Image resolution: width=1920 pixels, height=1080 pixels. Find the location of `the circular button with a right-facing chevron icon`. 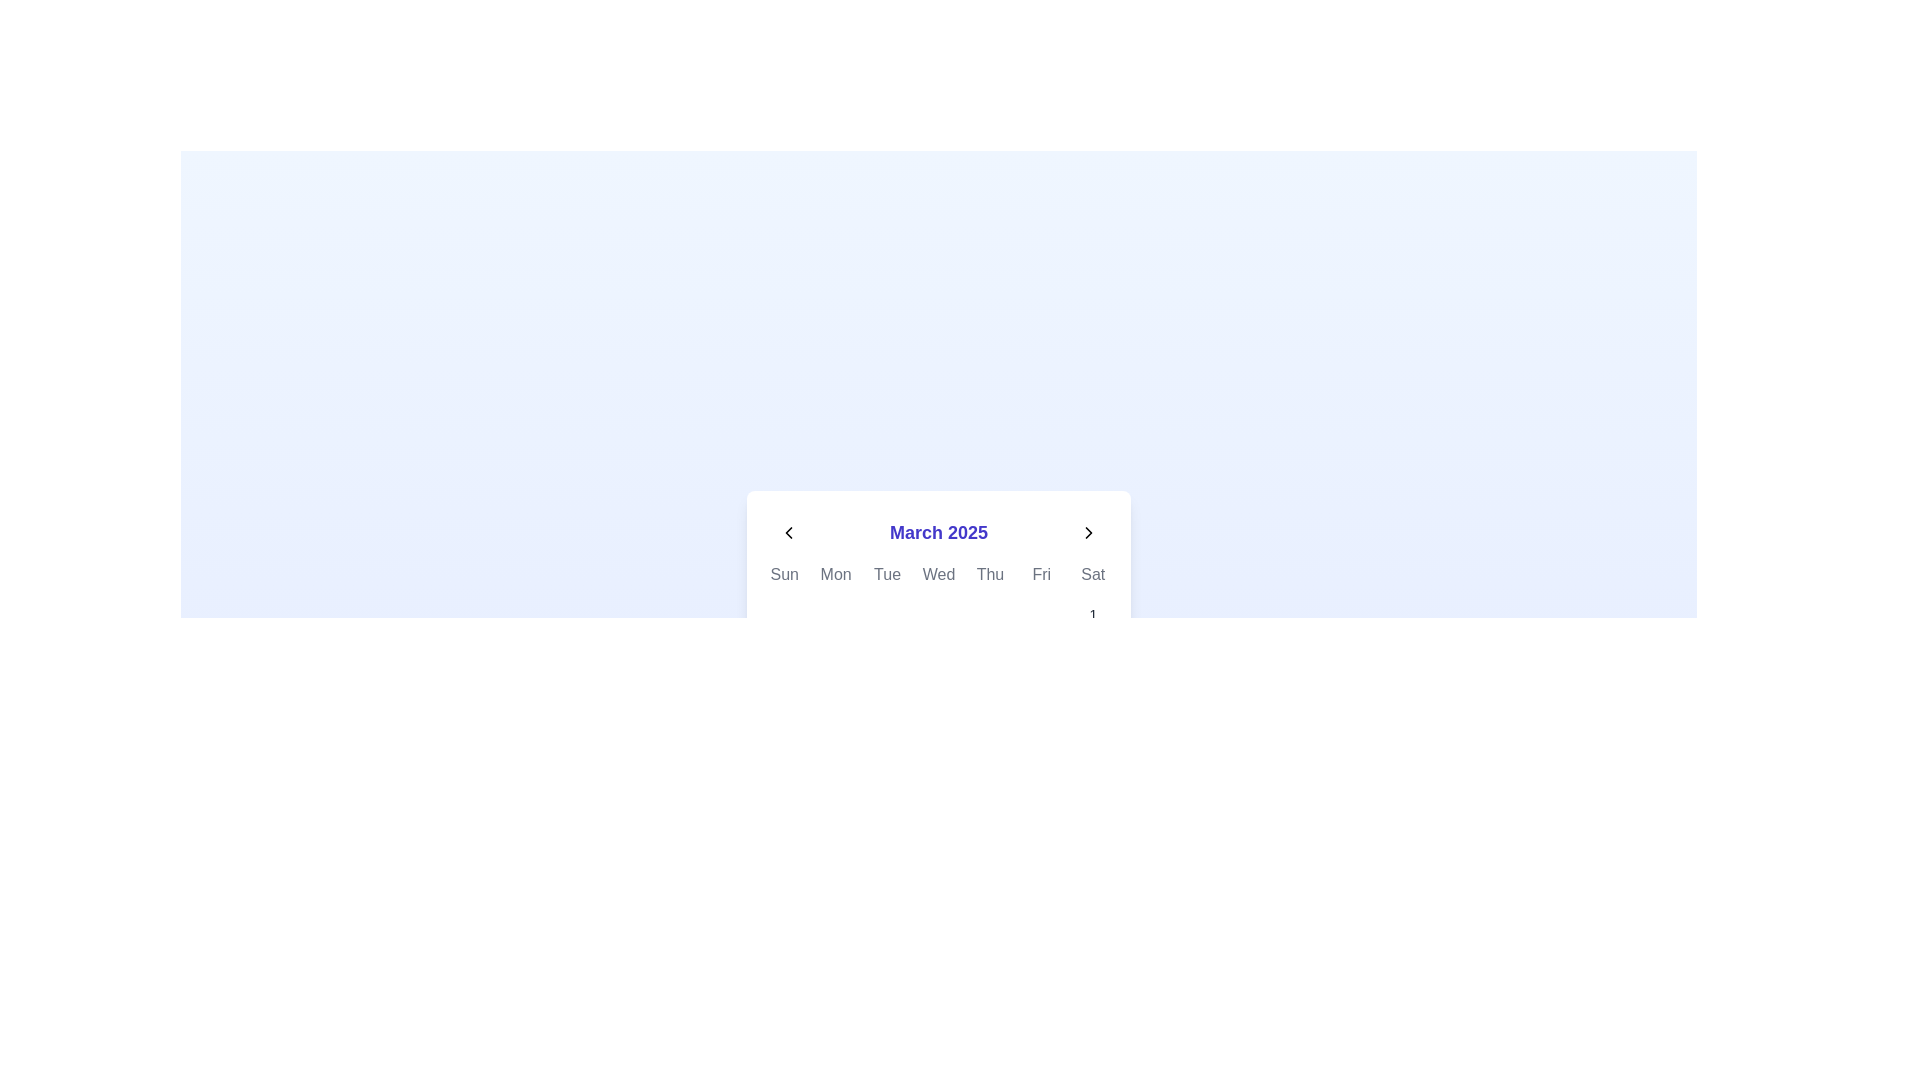

the circular button with a right-facing chevron icon is located at coordinates (1088, 531).